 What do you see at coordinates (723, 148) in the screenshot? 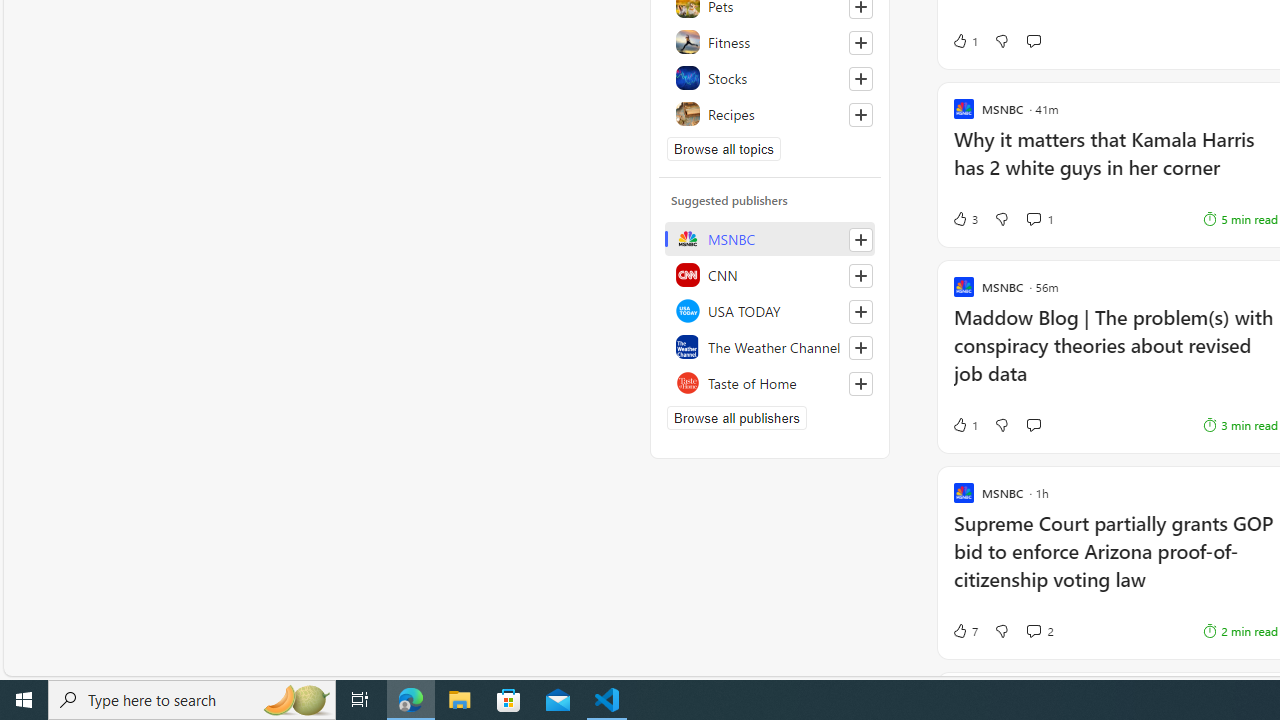
I see `'Browse all topics'` at bounding box center [723, 148].